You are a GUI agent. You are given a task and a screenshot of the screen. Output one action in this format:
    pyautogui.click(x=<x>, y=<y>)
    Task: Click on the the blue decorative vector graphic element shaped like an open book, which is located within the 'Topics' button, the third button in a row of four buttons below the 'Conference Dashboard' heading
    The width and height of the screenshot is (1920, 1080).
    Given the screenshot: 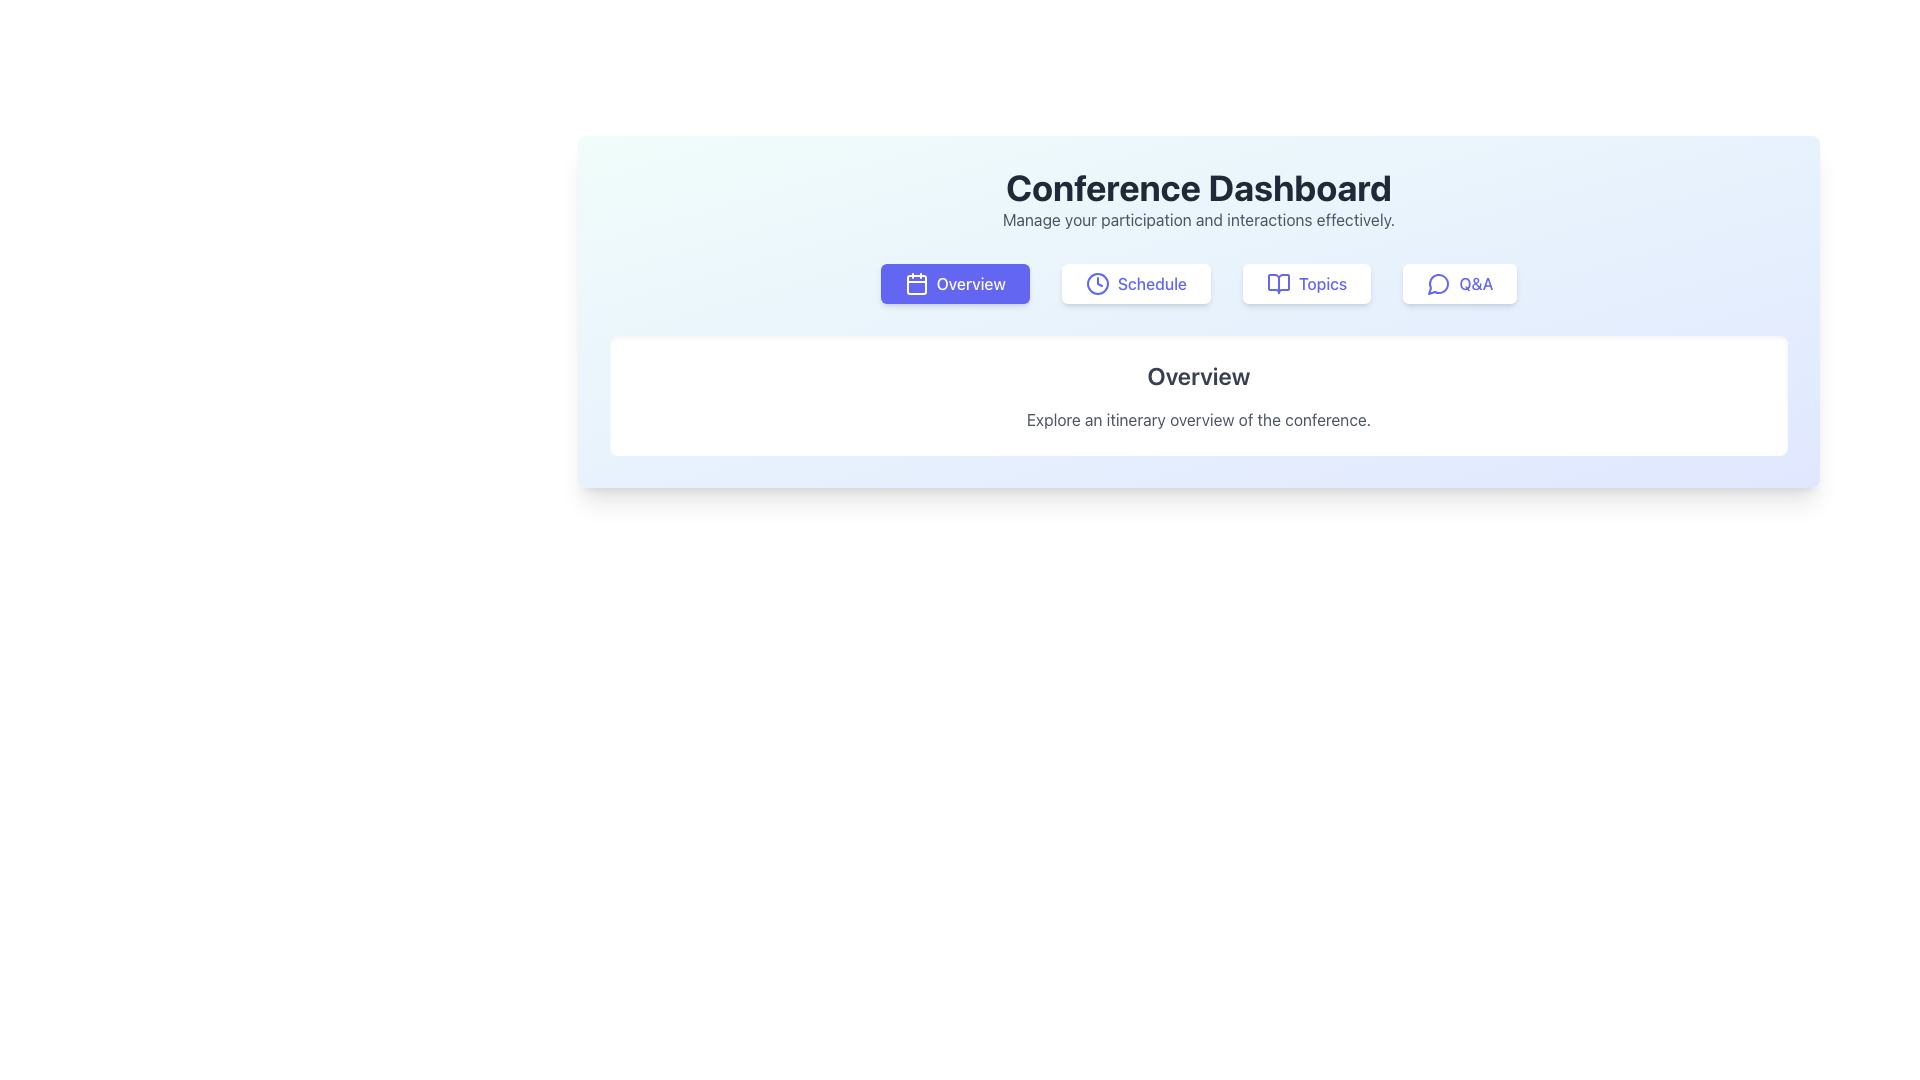 What is the action you would take?
    pyautogui.click(x=1277, y=284)
    